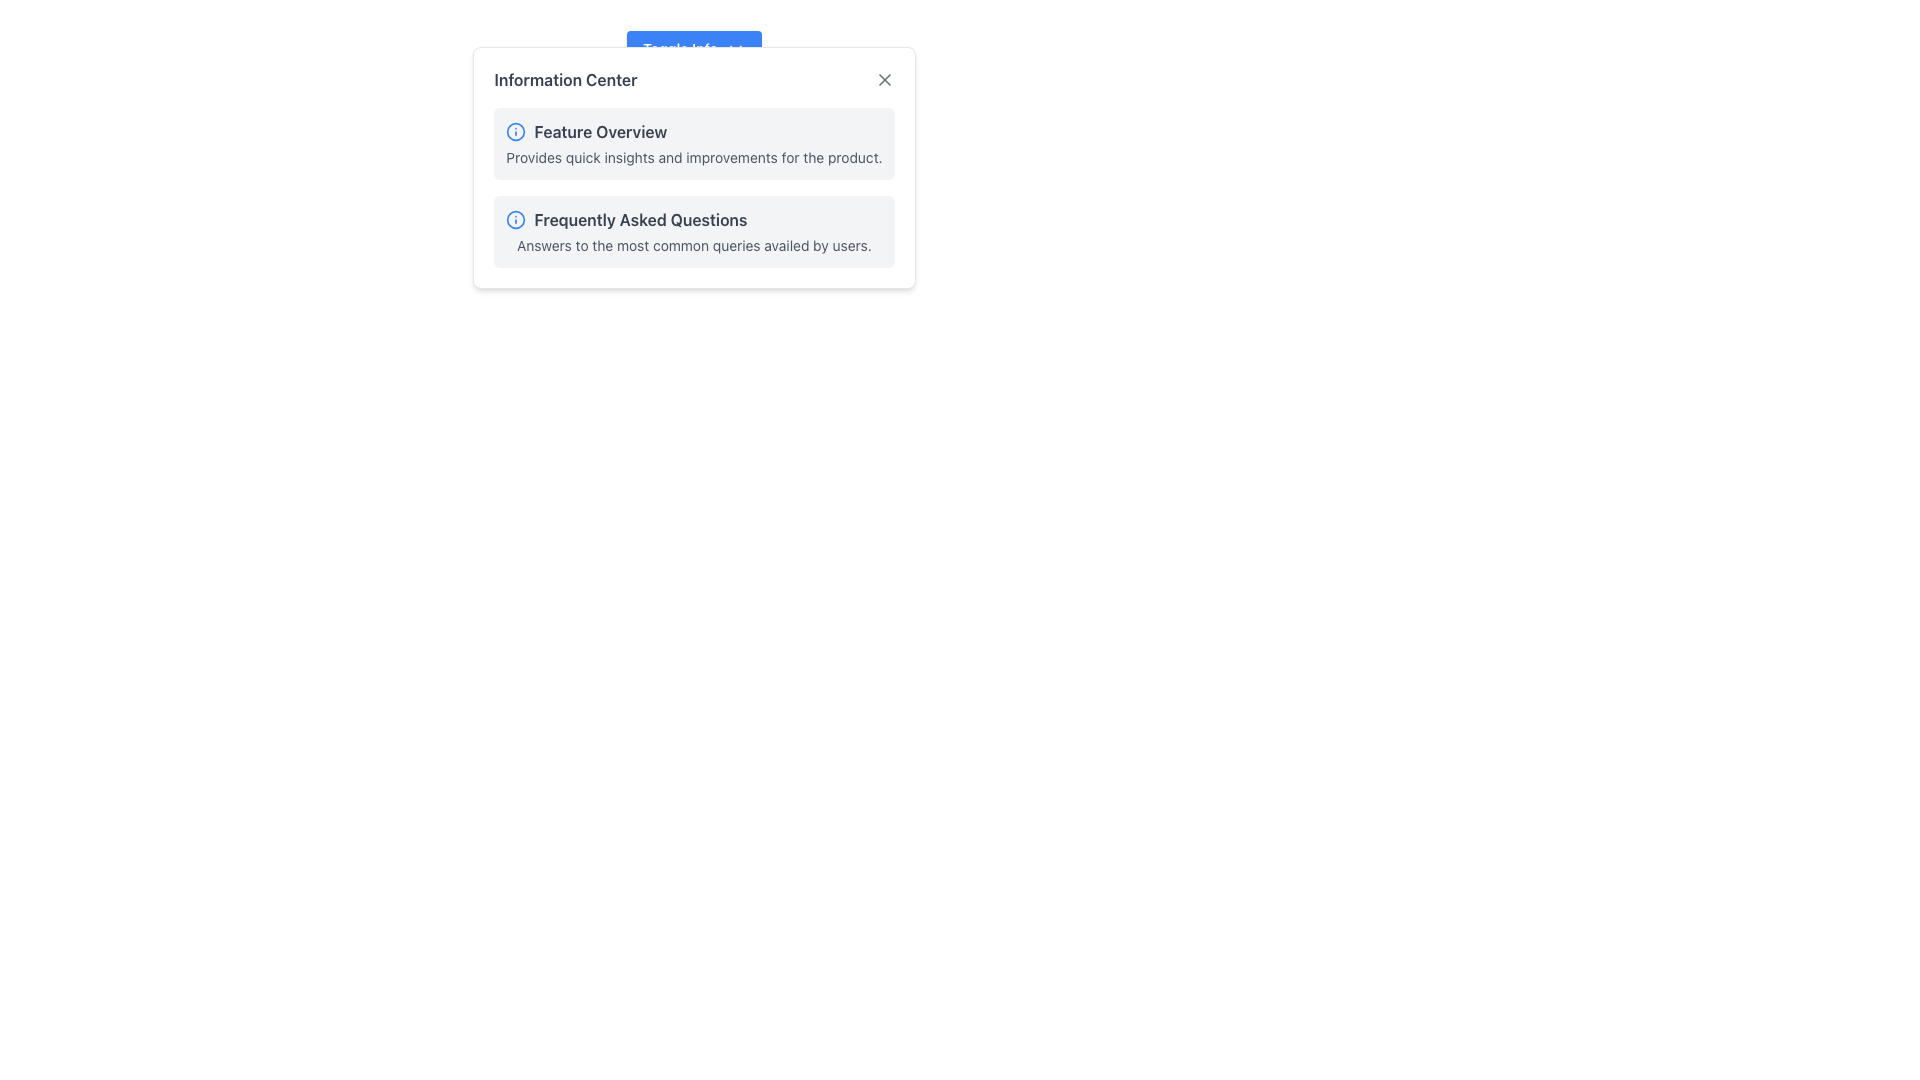 The height and width of the screenshot is (1080, 1920). Describe the element at coordinates (516, 219) in the screenshot. I see `the decorative circular graphic component within the 'Information Center' modal, located adjacent to the 'Feature Overview' text` at that location.